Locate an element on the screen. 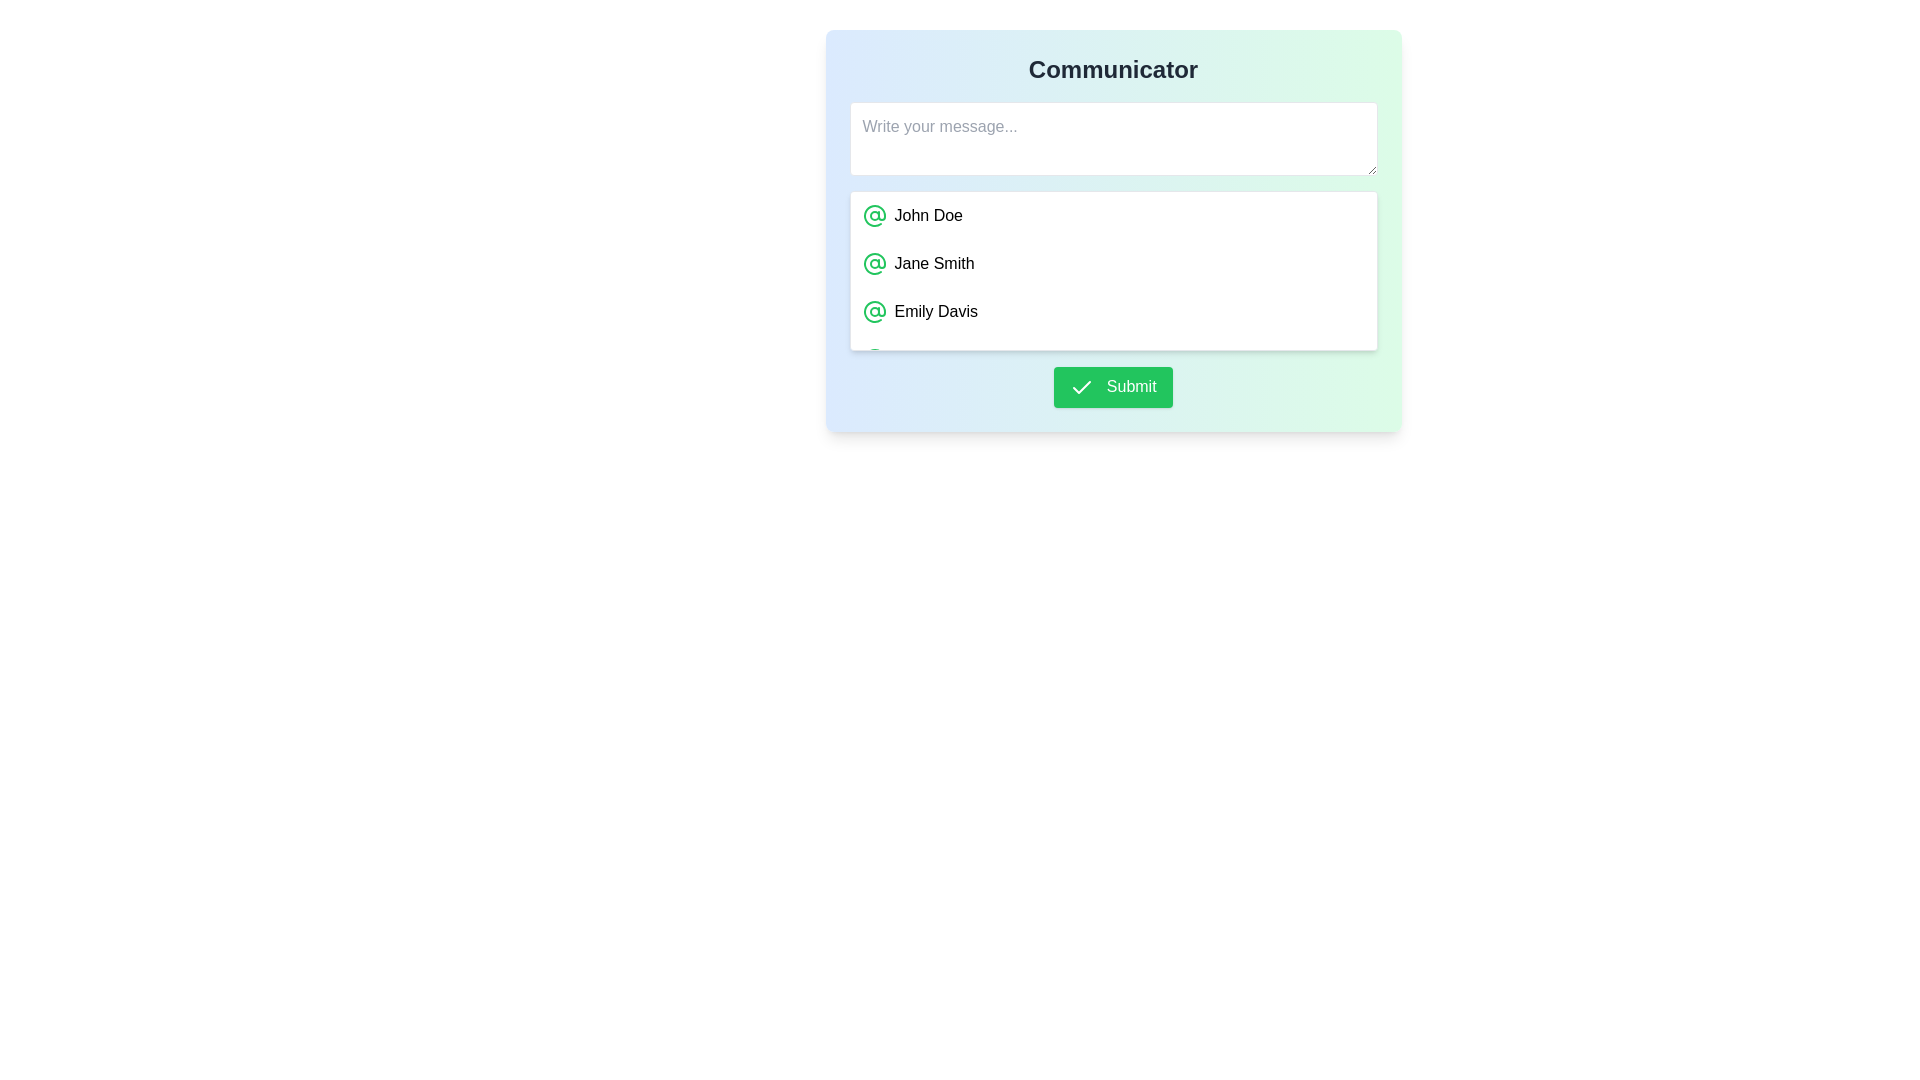 The width and height of the screenshot is (1920, 1080). the text label displaying 'Emily Davis' is located at coordinates (935, 312).